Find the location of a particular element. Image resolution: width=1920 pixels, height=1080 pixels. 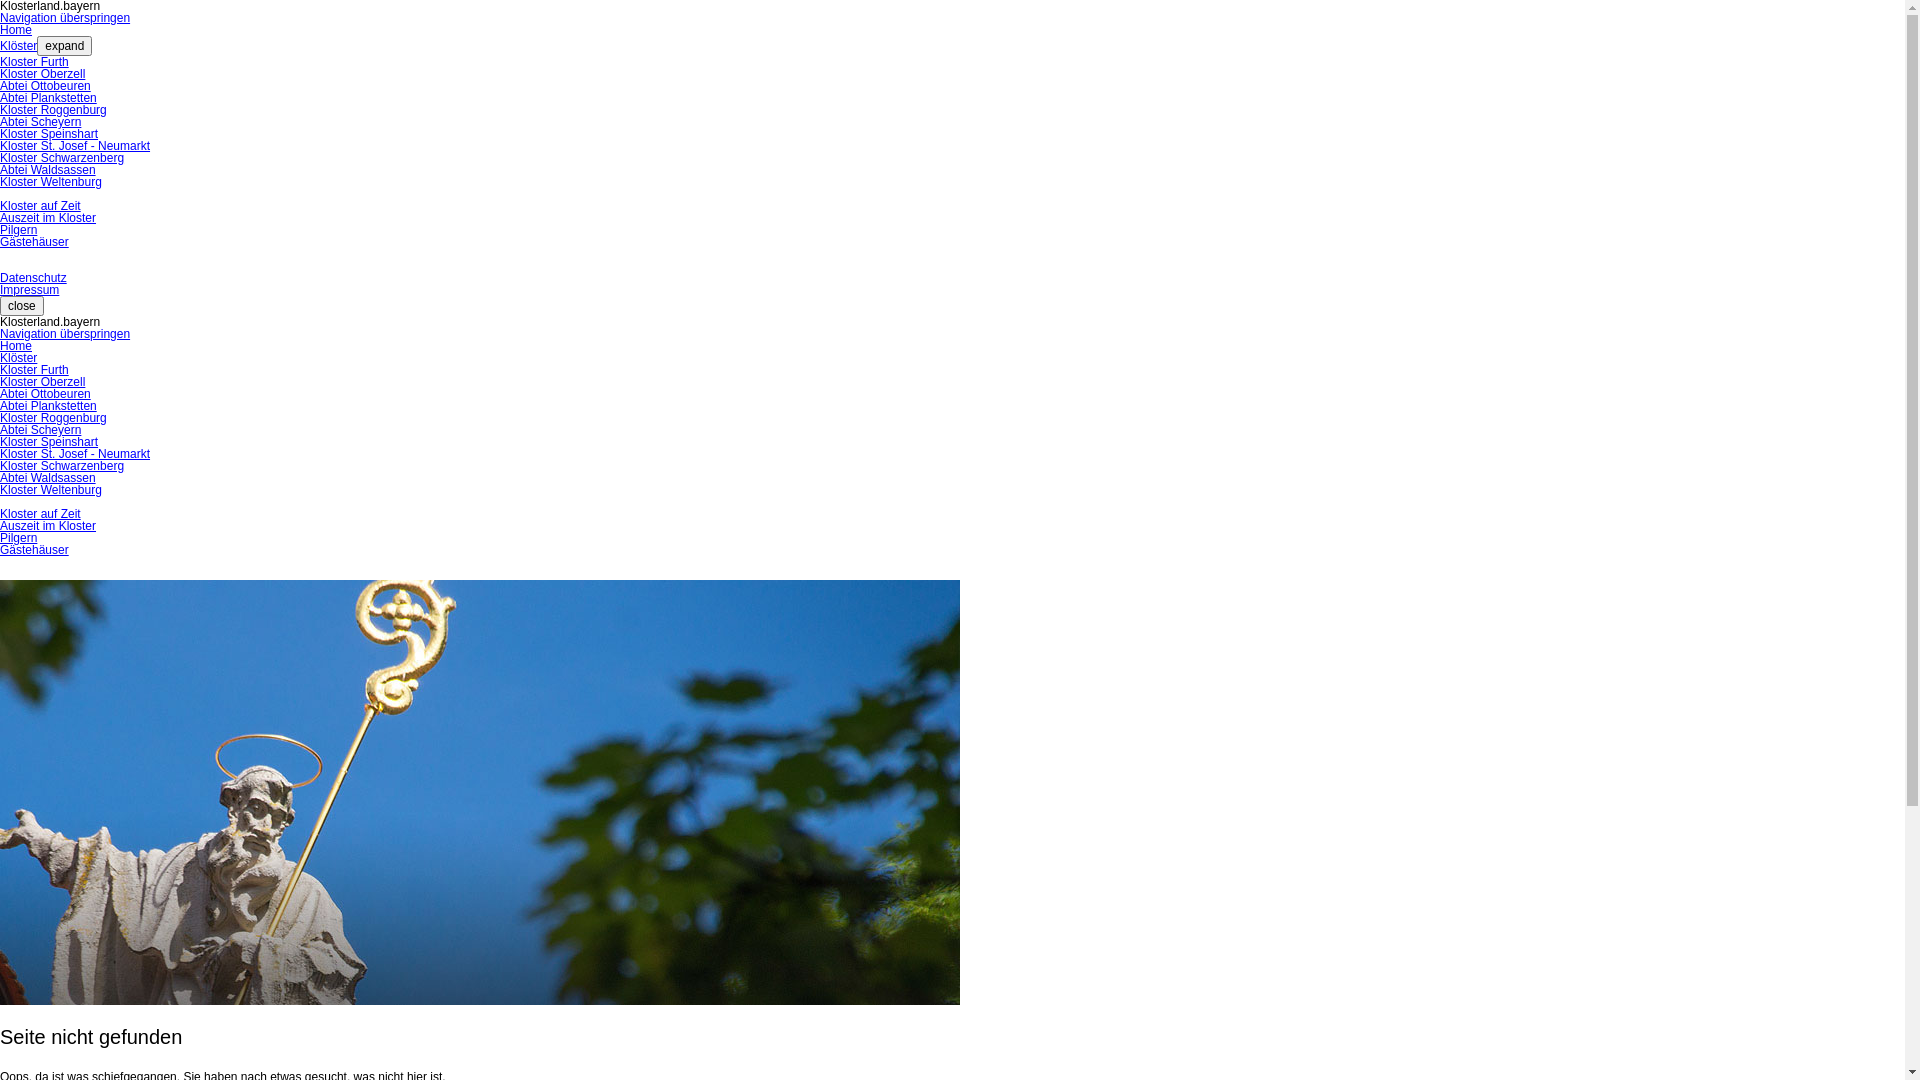

'Home' is located at coordinates (15, 345).